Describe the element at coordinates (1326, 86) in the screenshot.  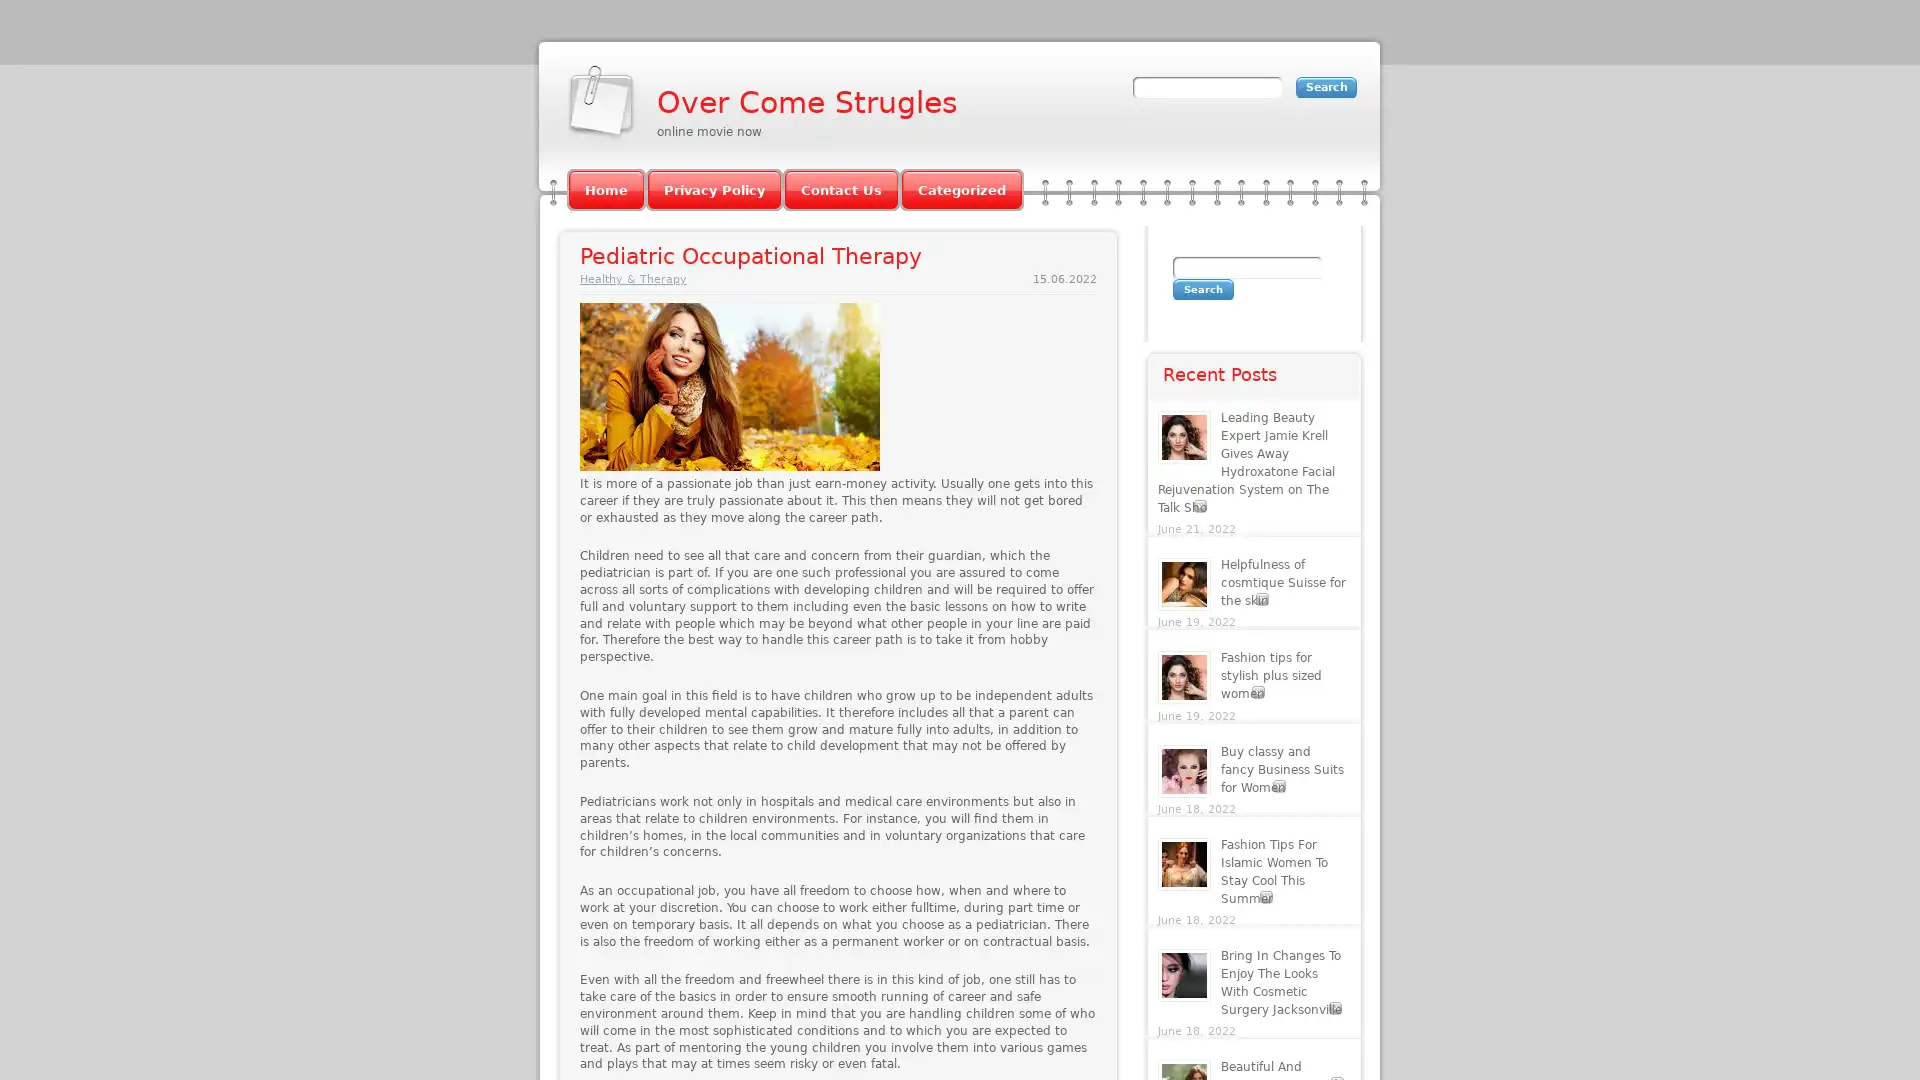
I see `Search` at that location.